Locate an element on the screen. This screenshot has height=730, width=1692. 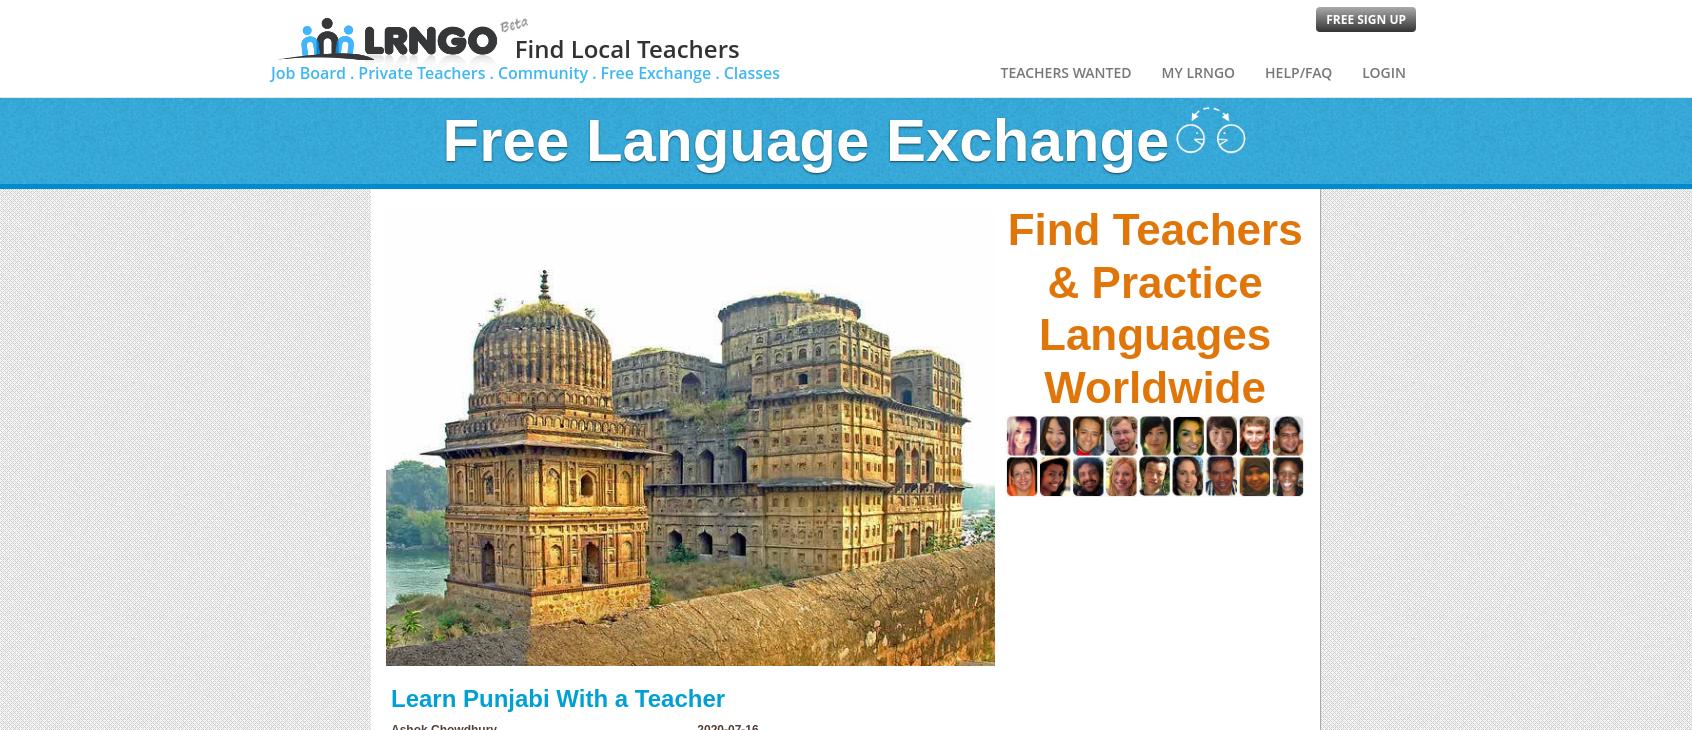
'Community .' is located at coordinates (546, 72).